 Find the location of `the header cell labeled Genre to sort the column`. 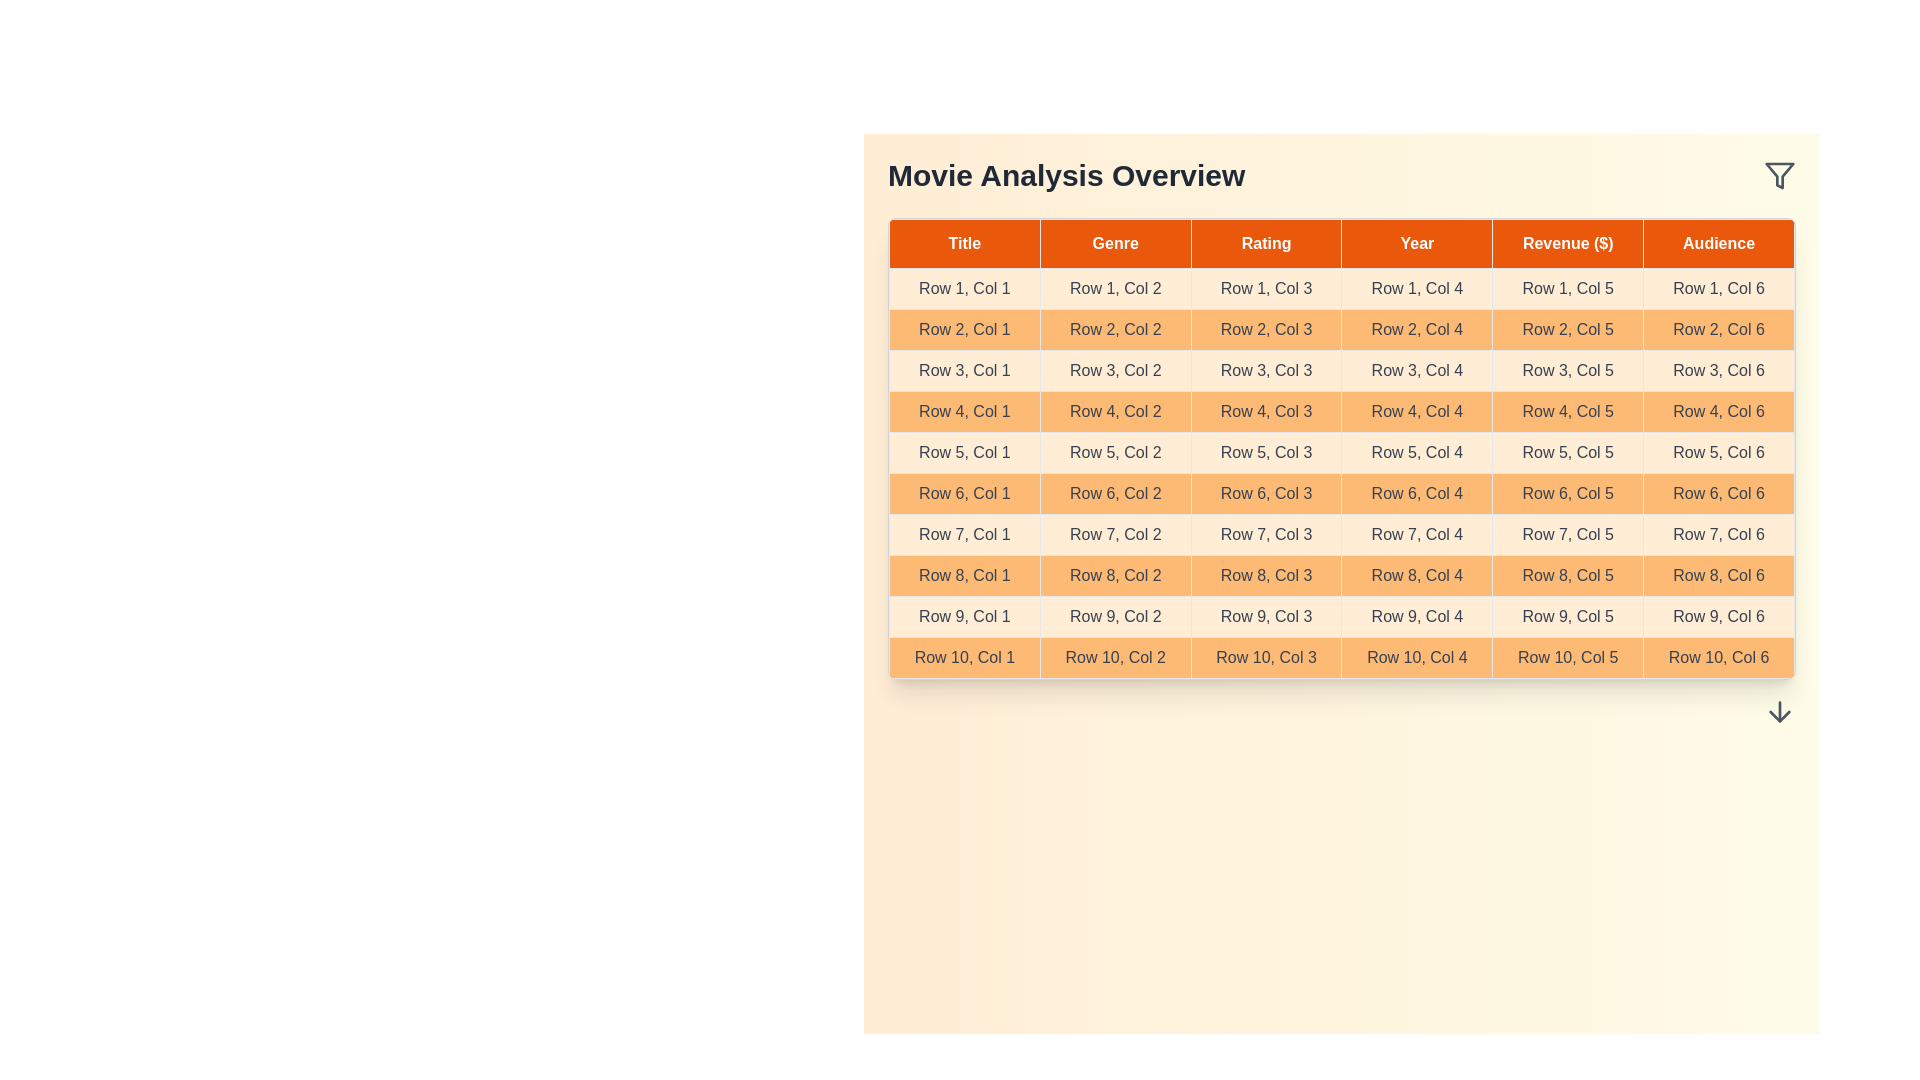

the header cell labeled Genre to sort the column is located at coordinates (1114, 242).